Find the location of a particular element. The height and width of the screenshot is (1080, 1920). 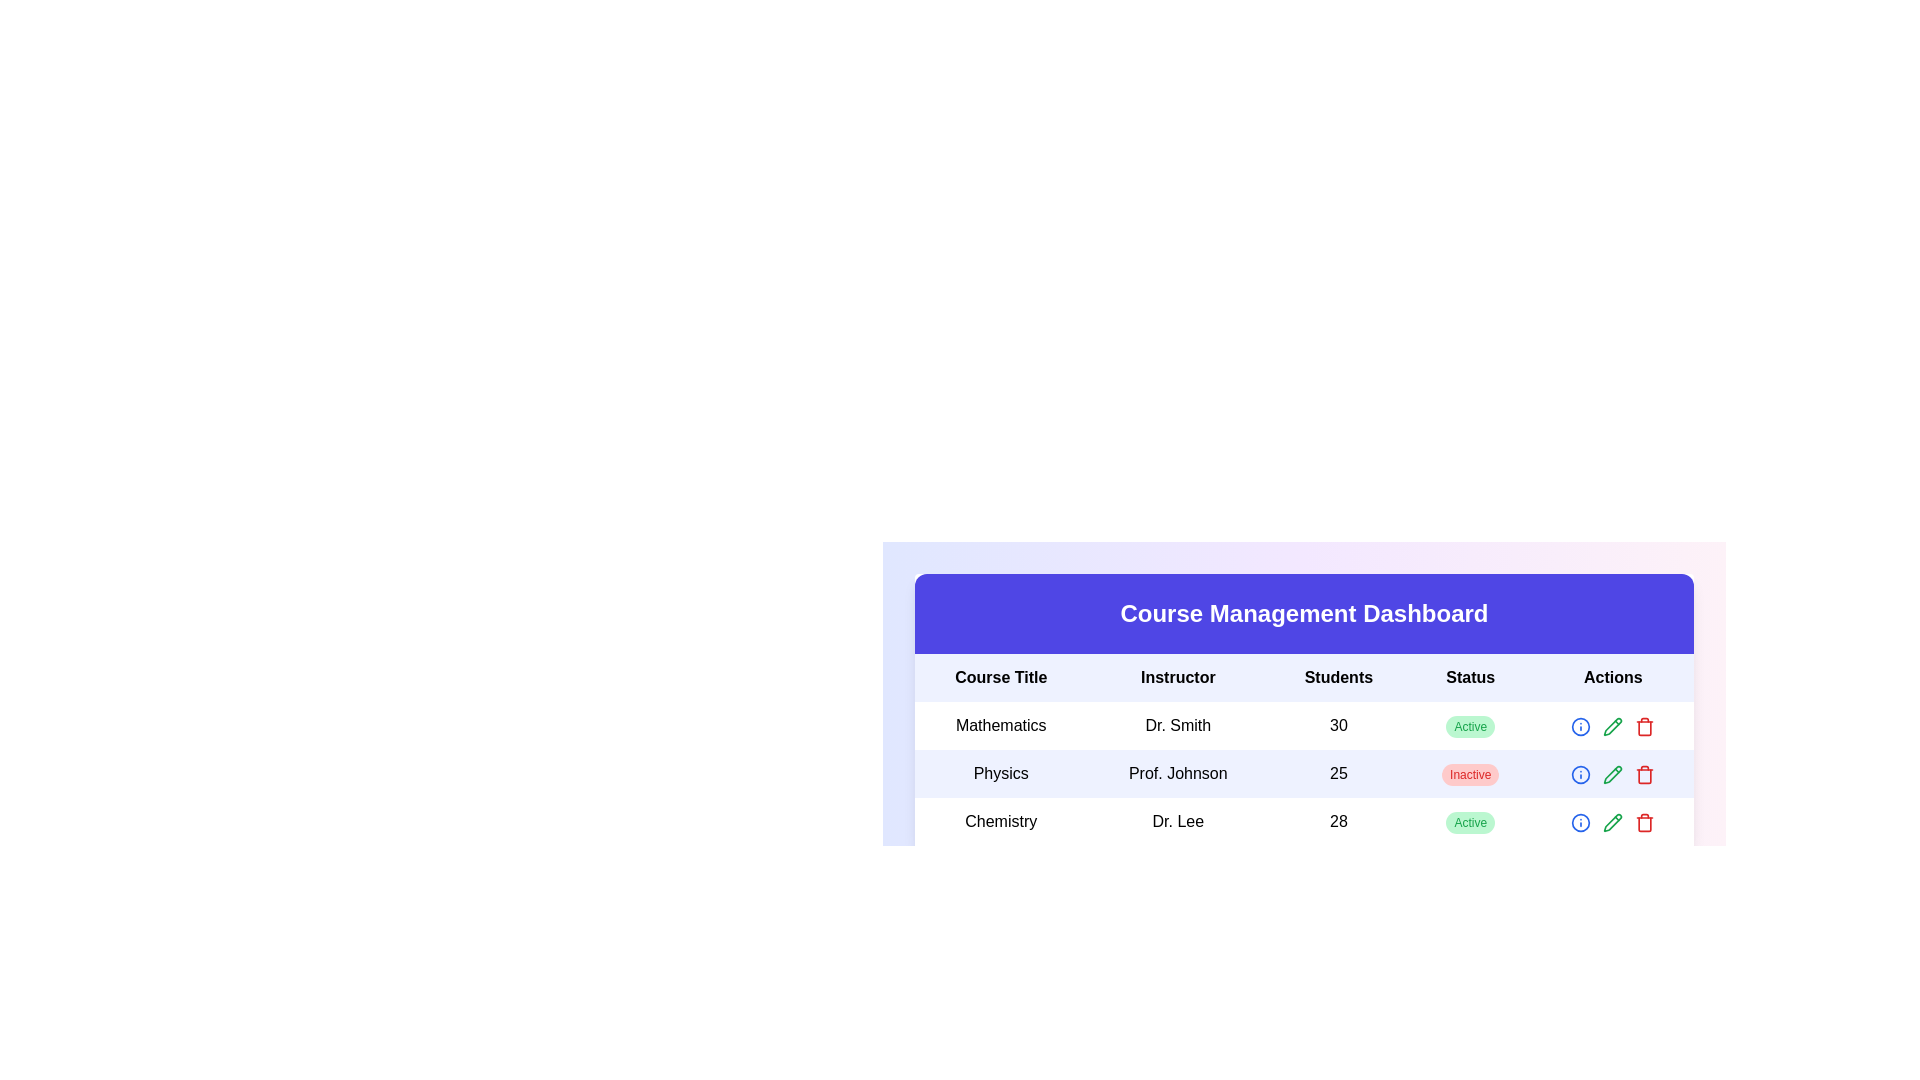

to select the first row of the course table displaying 'Mathematics' as the course title, 'Dr. Smith' as the instructor, '30' as the number of students, and 'Active' as the status is located at coordinates (1304, 725).